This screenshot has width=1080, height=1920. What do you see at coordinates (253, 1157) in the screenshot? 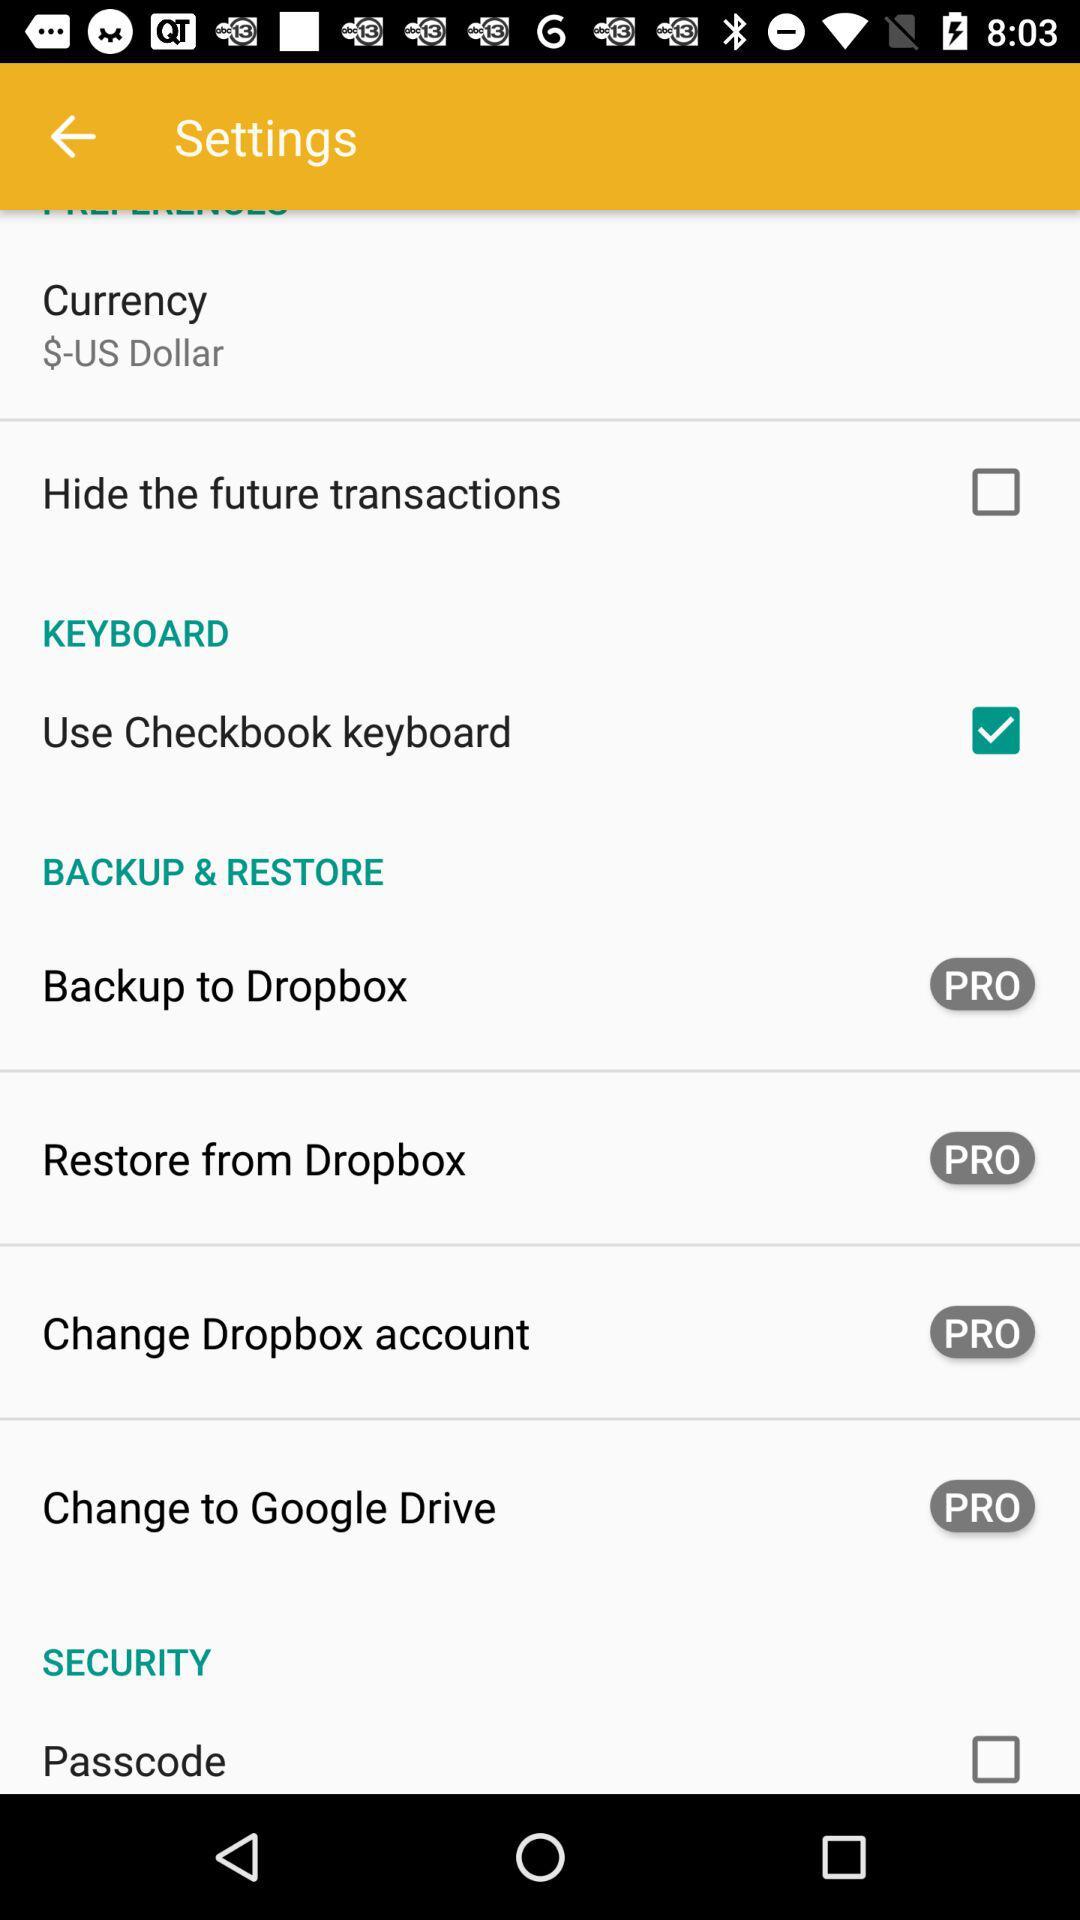
I see `button next to pro icon` at bounding box center [253, 1157].